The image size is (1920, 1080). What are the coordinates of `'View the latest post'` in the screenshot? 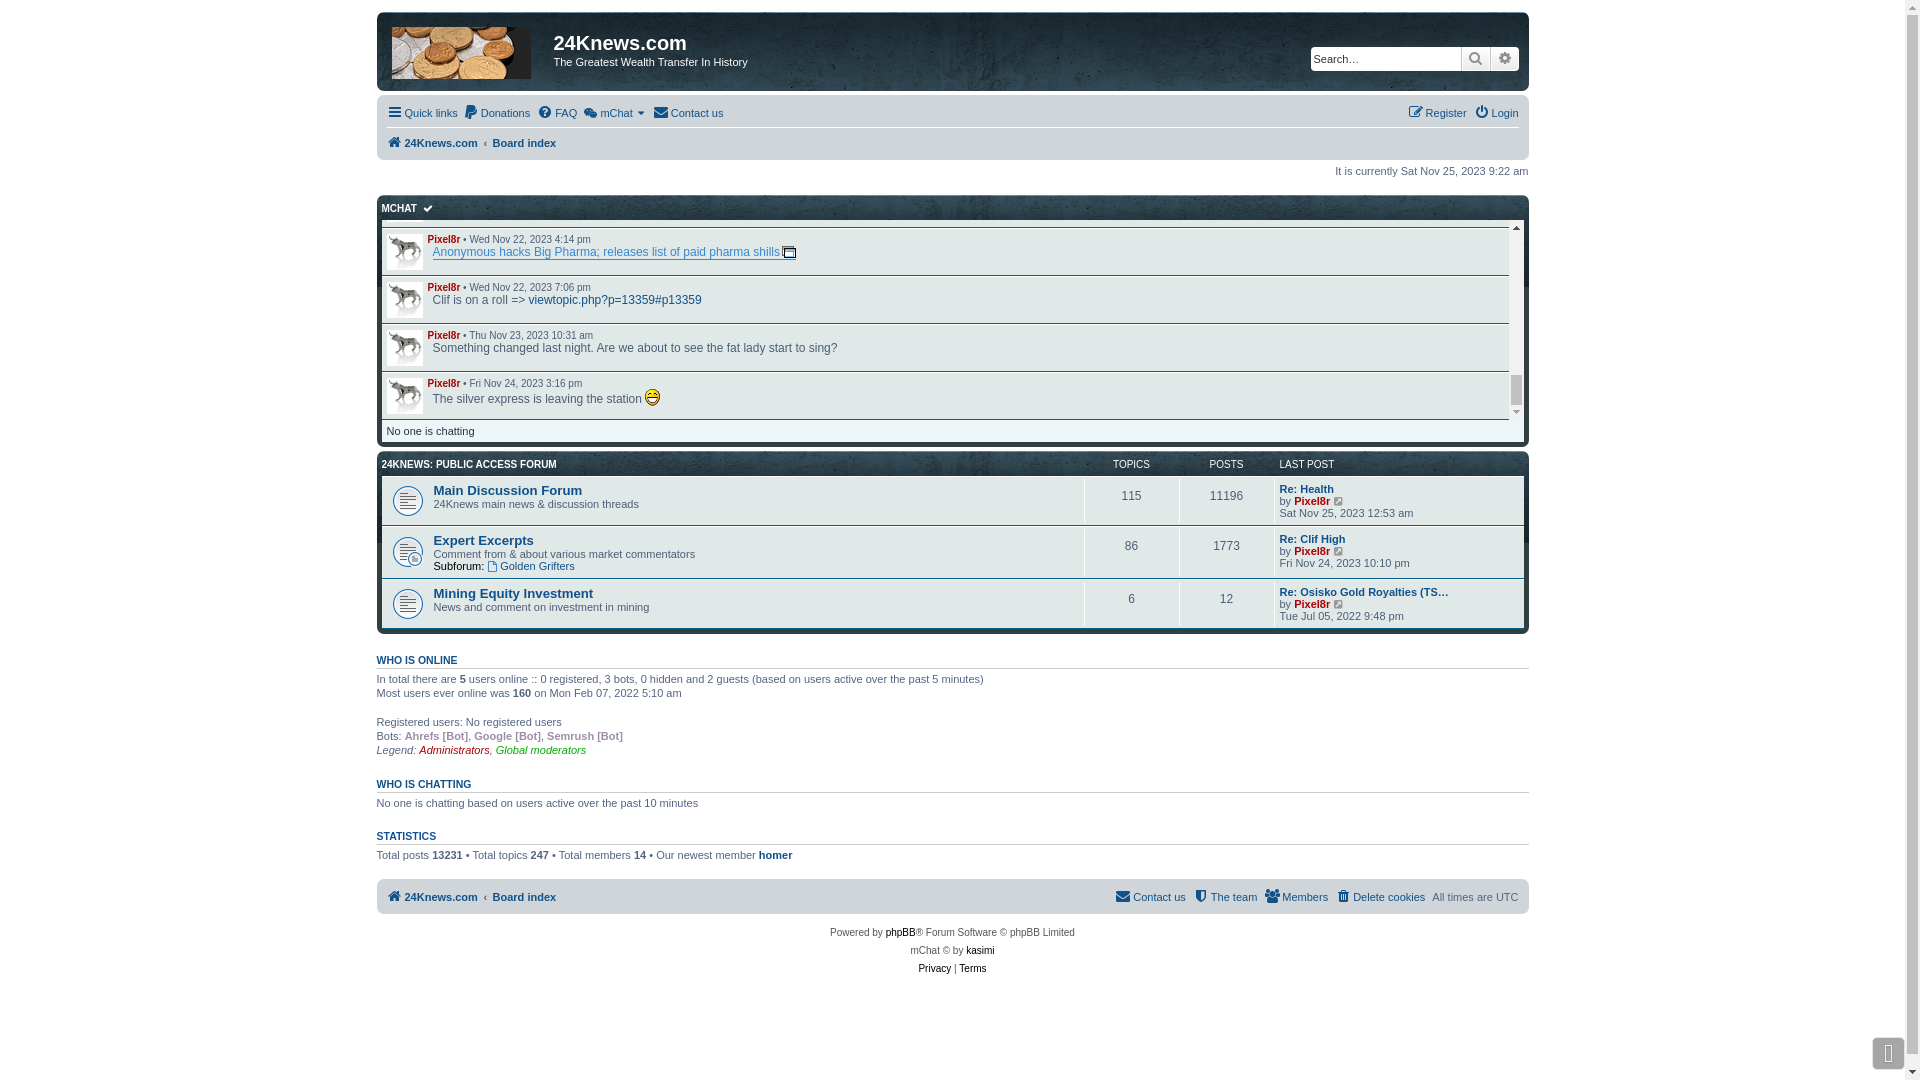 It's located at (1339, 551).